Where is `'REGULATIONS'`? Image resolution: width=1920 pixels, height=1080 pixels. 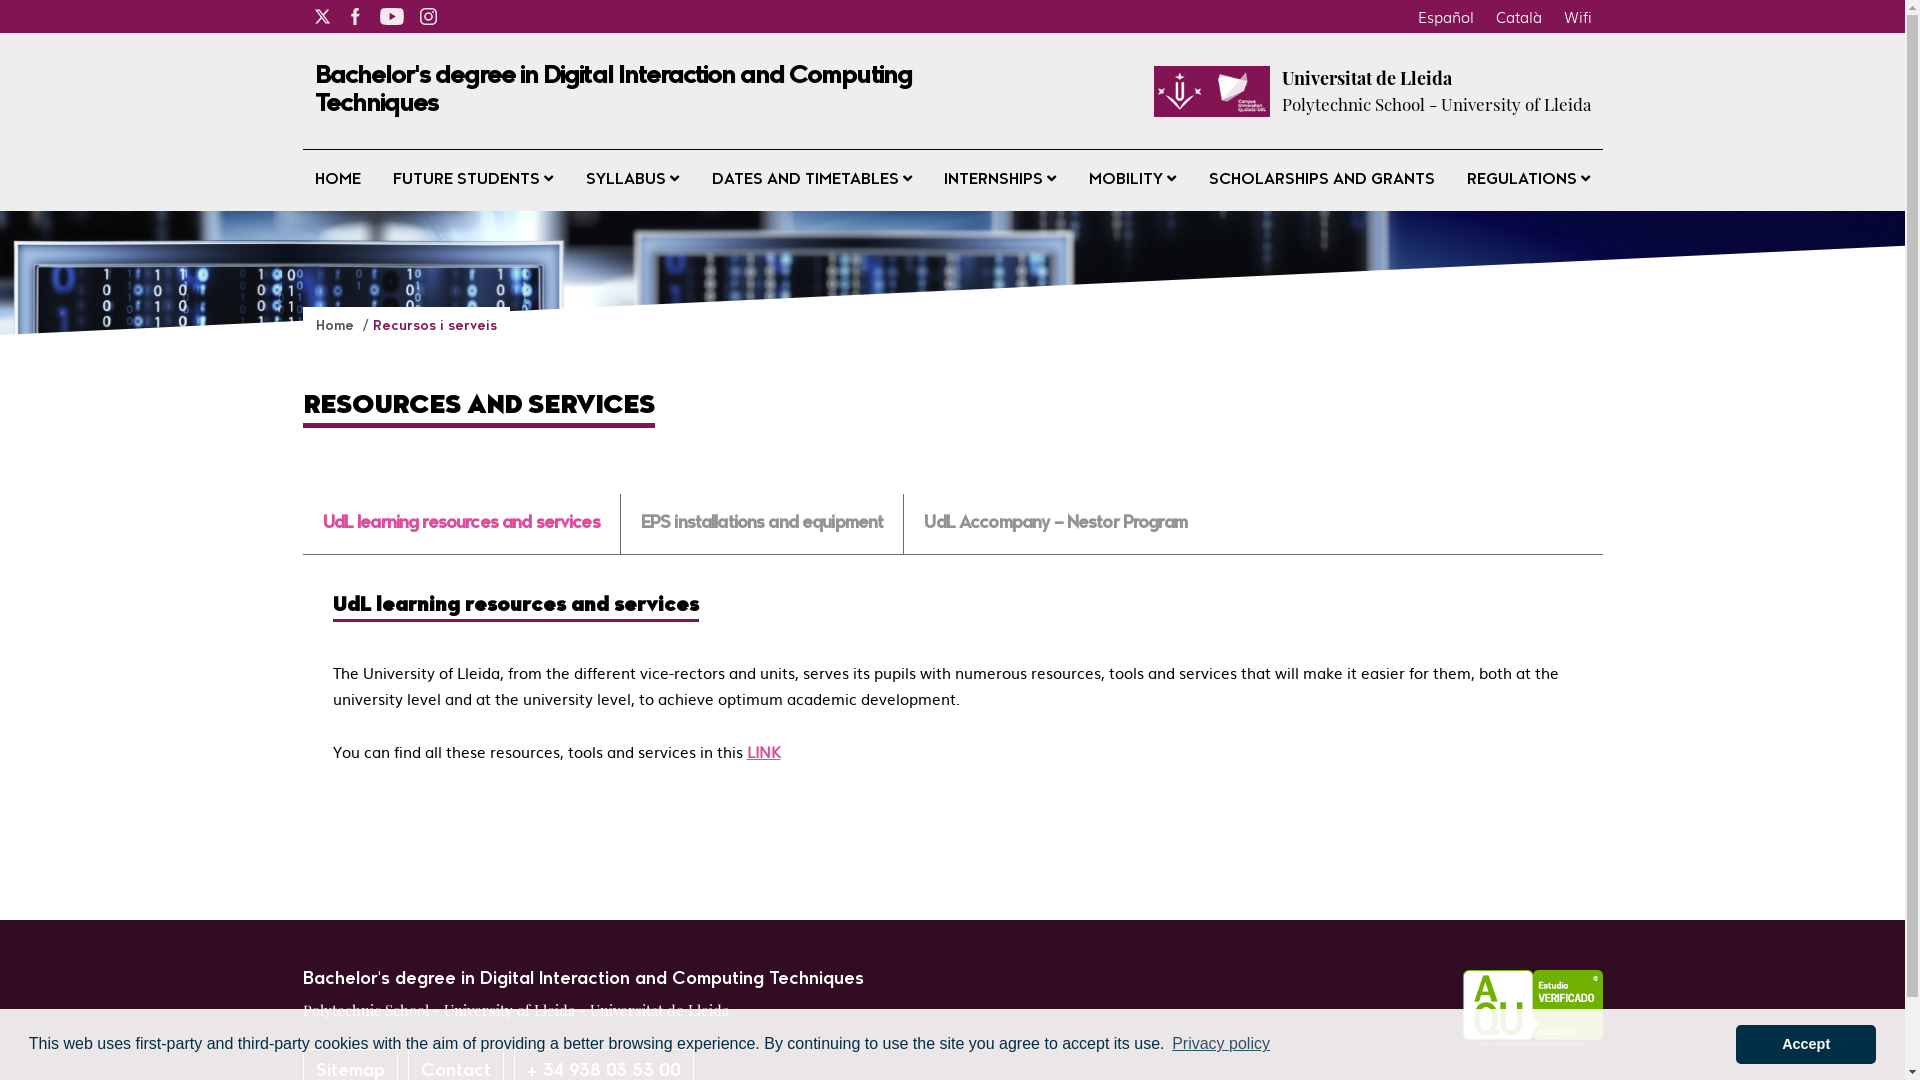 'REGULATIONS' is located at coordinates (1527, 180).